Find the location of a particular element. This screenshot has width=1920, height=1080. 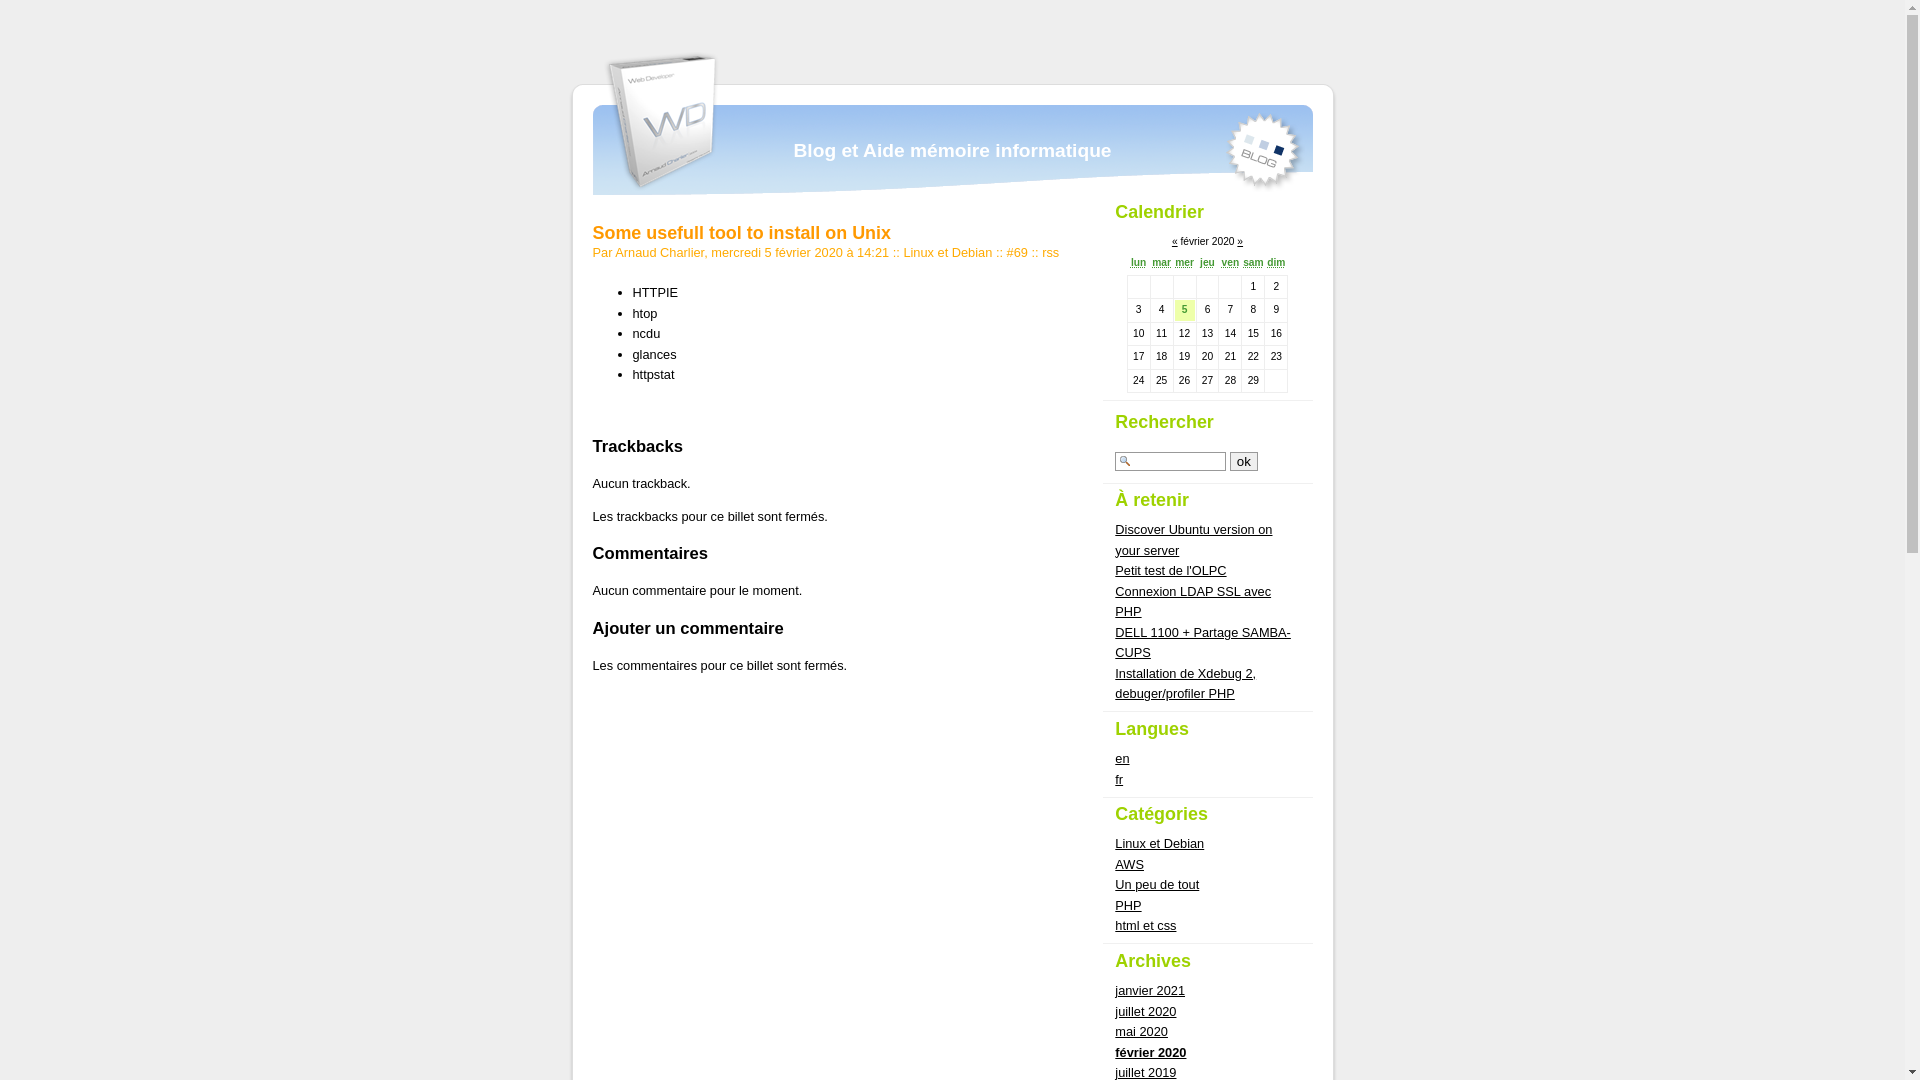

'fr' is located at coordinates (1117, 778).